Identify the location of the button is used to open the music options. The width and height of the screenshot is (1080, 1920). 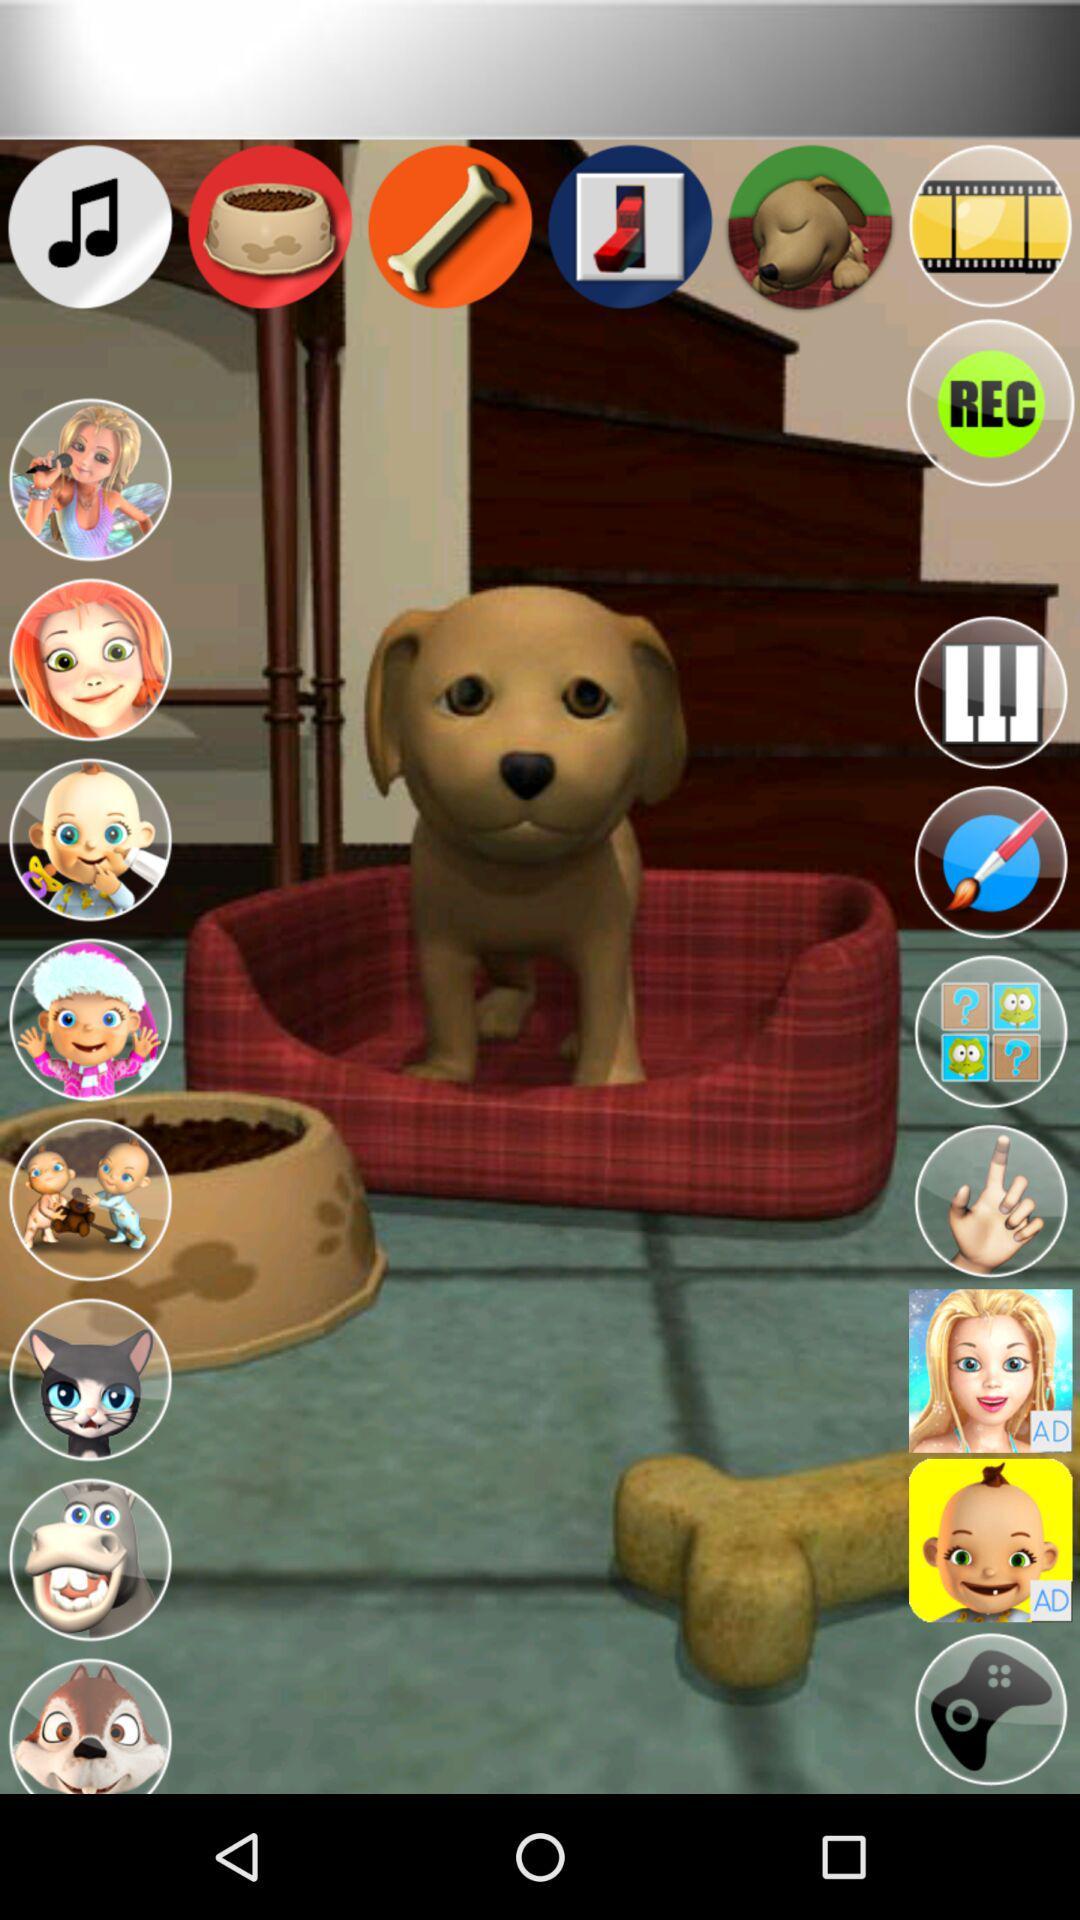
(990, 692).